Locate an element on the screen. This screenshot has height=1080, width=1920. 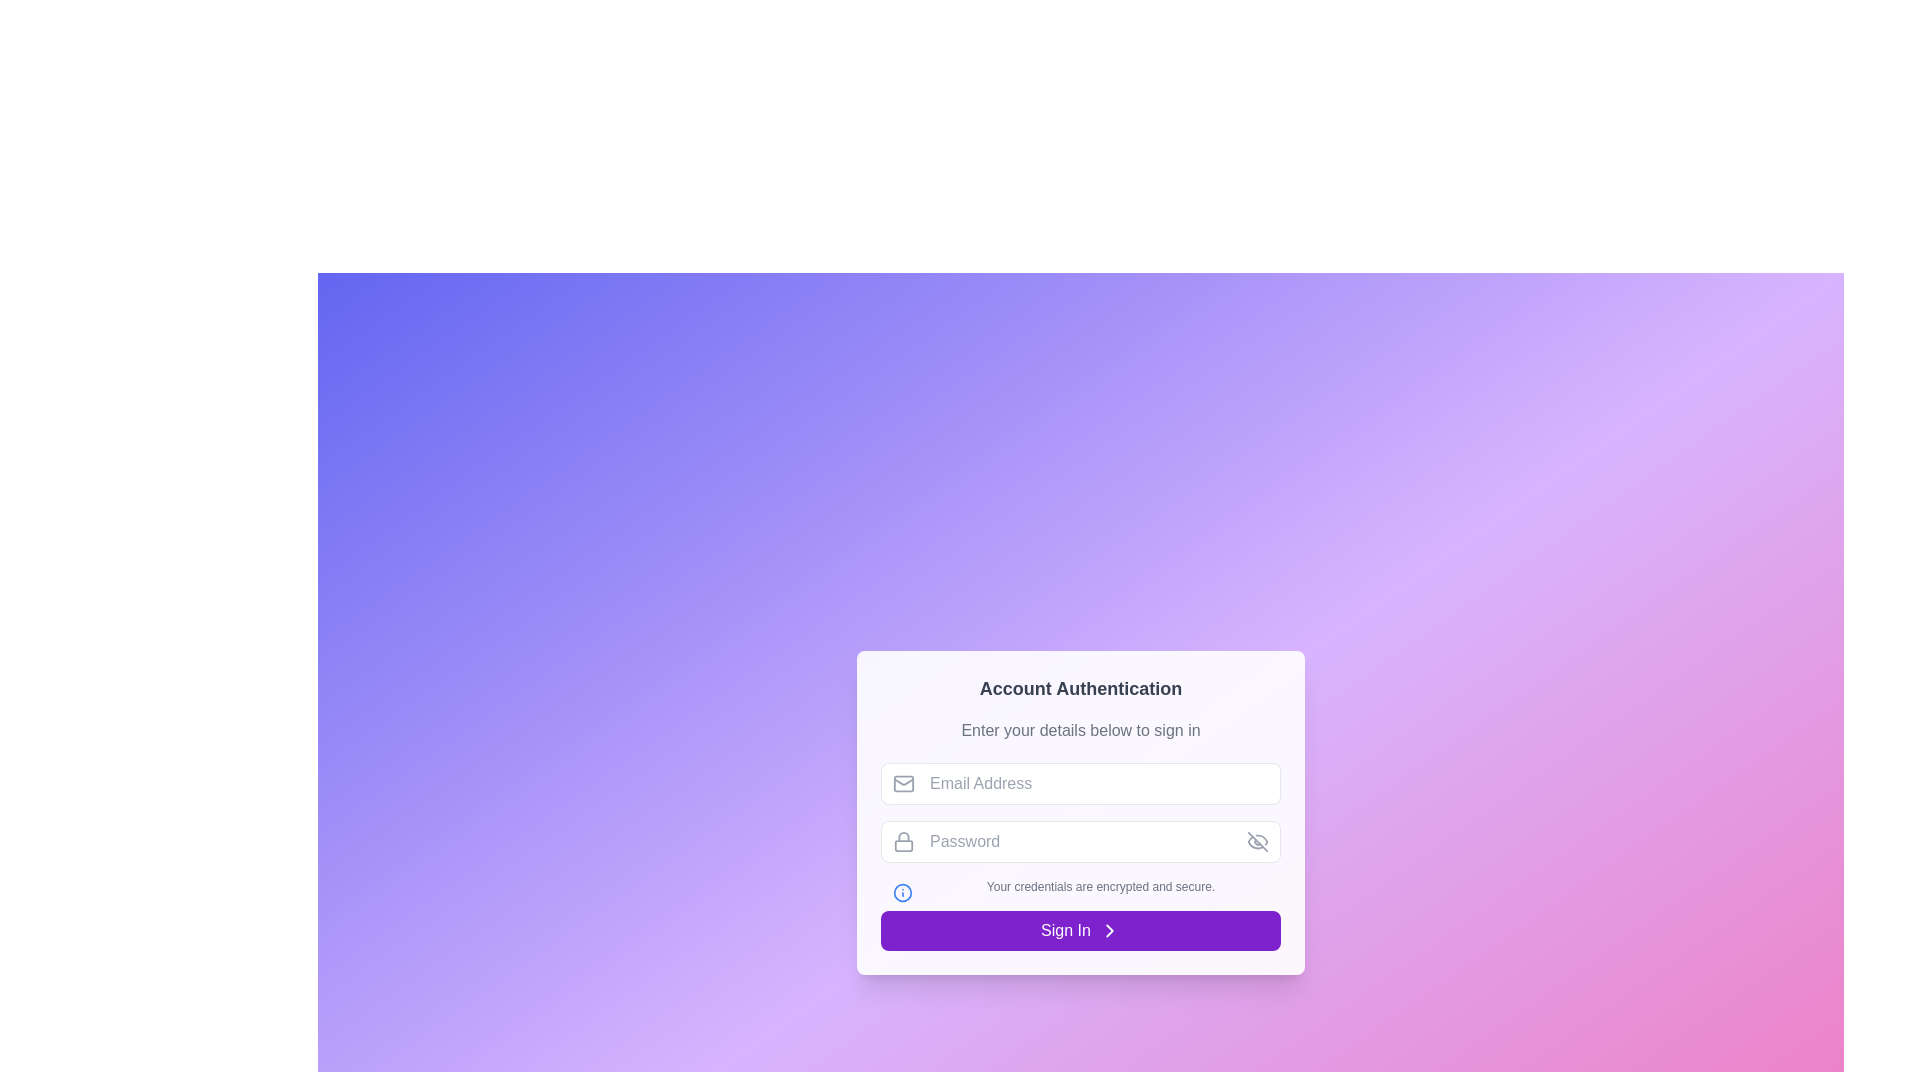
the Decorative icon indicating the email input field, located at the left edge of the field, aligned vertically in the middle is located at coordinates (902, 782).